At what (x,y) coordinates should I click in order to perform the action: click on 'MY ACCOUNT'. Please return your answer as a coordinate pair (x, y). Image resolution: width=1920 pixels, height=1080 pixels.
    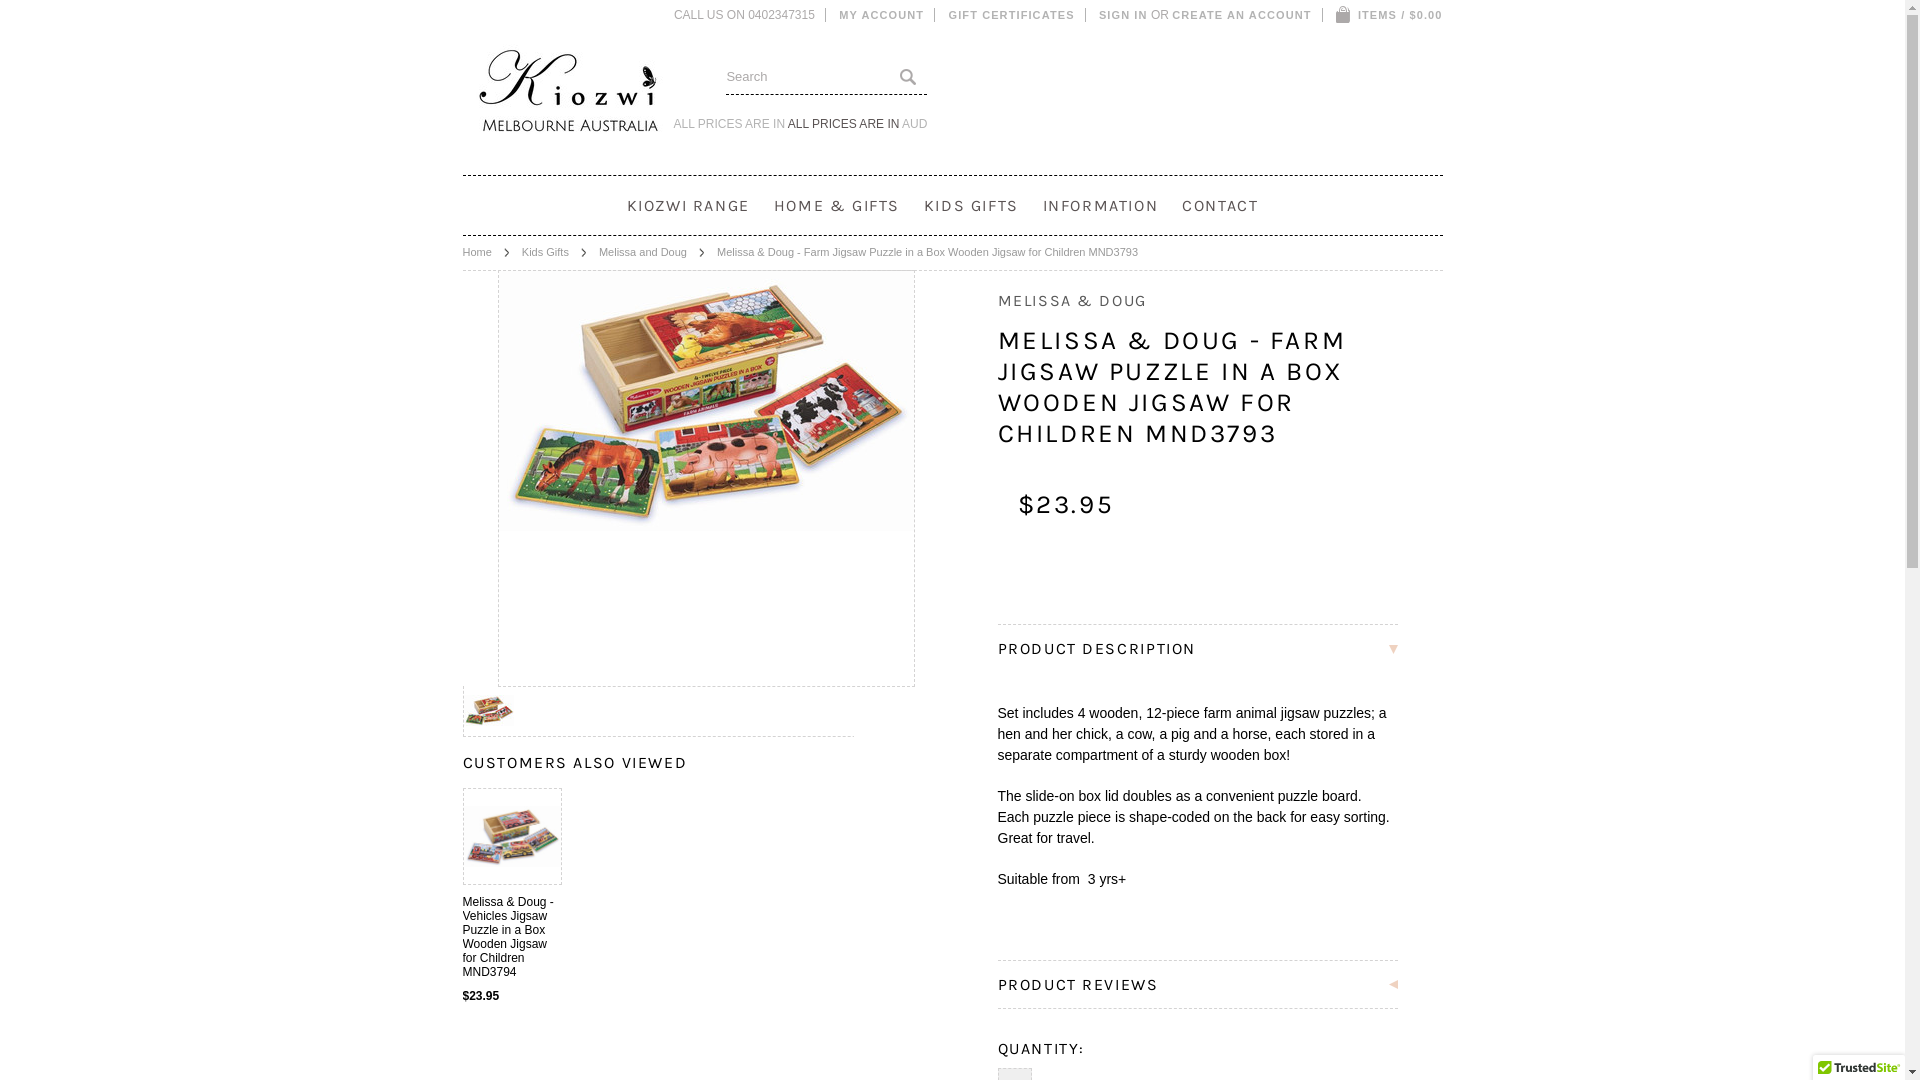
    Looking at the image, I should click on (880, 15).